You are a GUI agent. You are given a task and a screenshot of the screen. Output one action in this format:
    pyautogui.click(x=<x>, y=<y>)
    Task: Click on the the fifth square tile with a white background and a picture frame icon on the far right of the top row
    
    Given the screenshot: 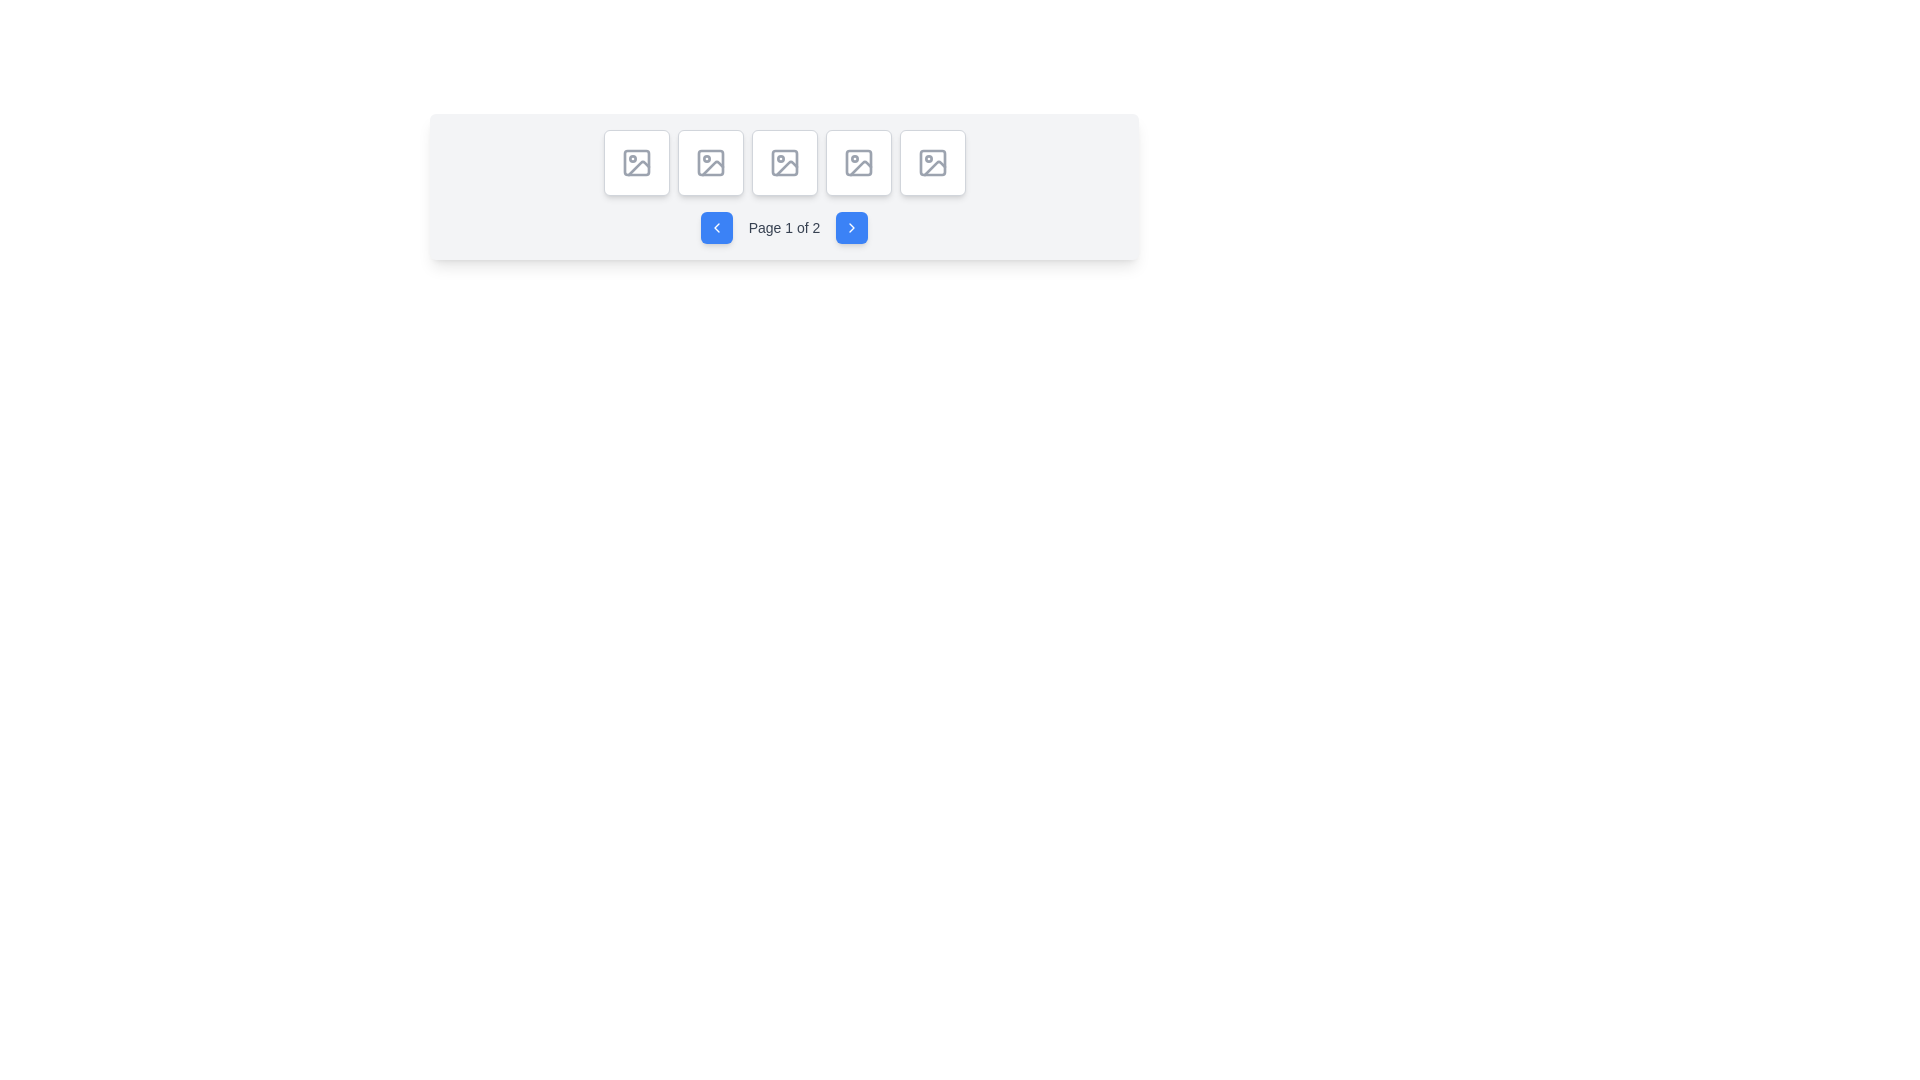 What is the action you would take?
    pyautogui.click(x=931, y=161)
    